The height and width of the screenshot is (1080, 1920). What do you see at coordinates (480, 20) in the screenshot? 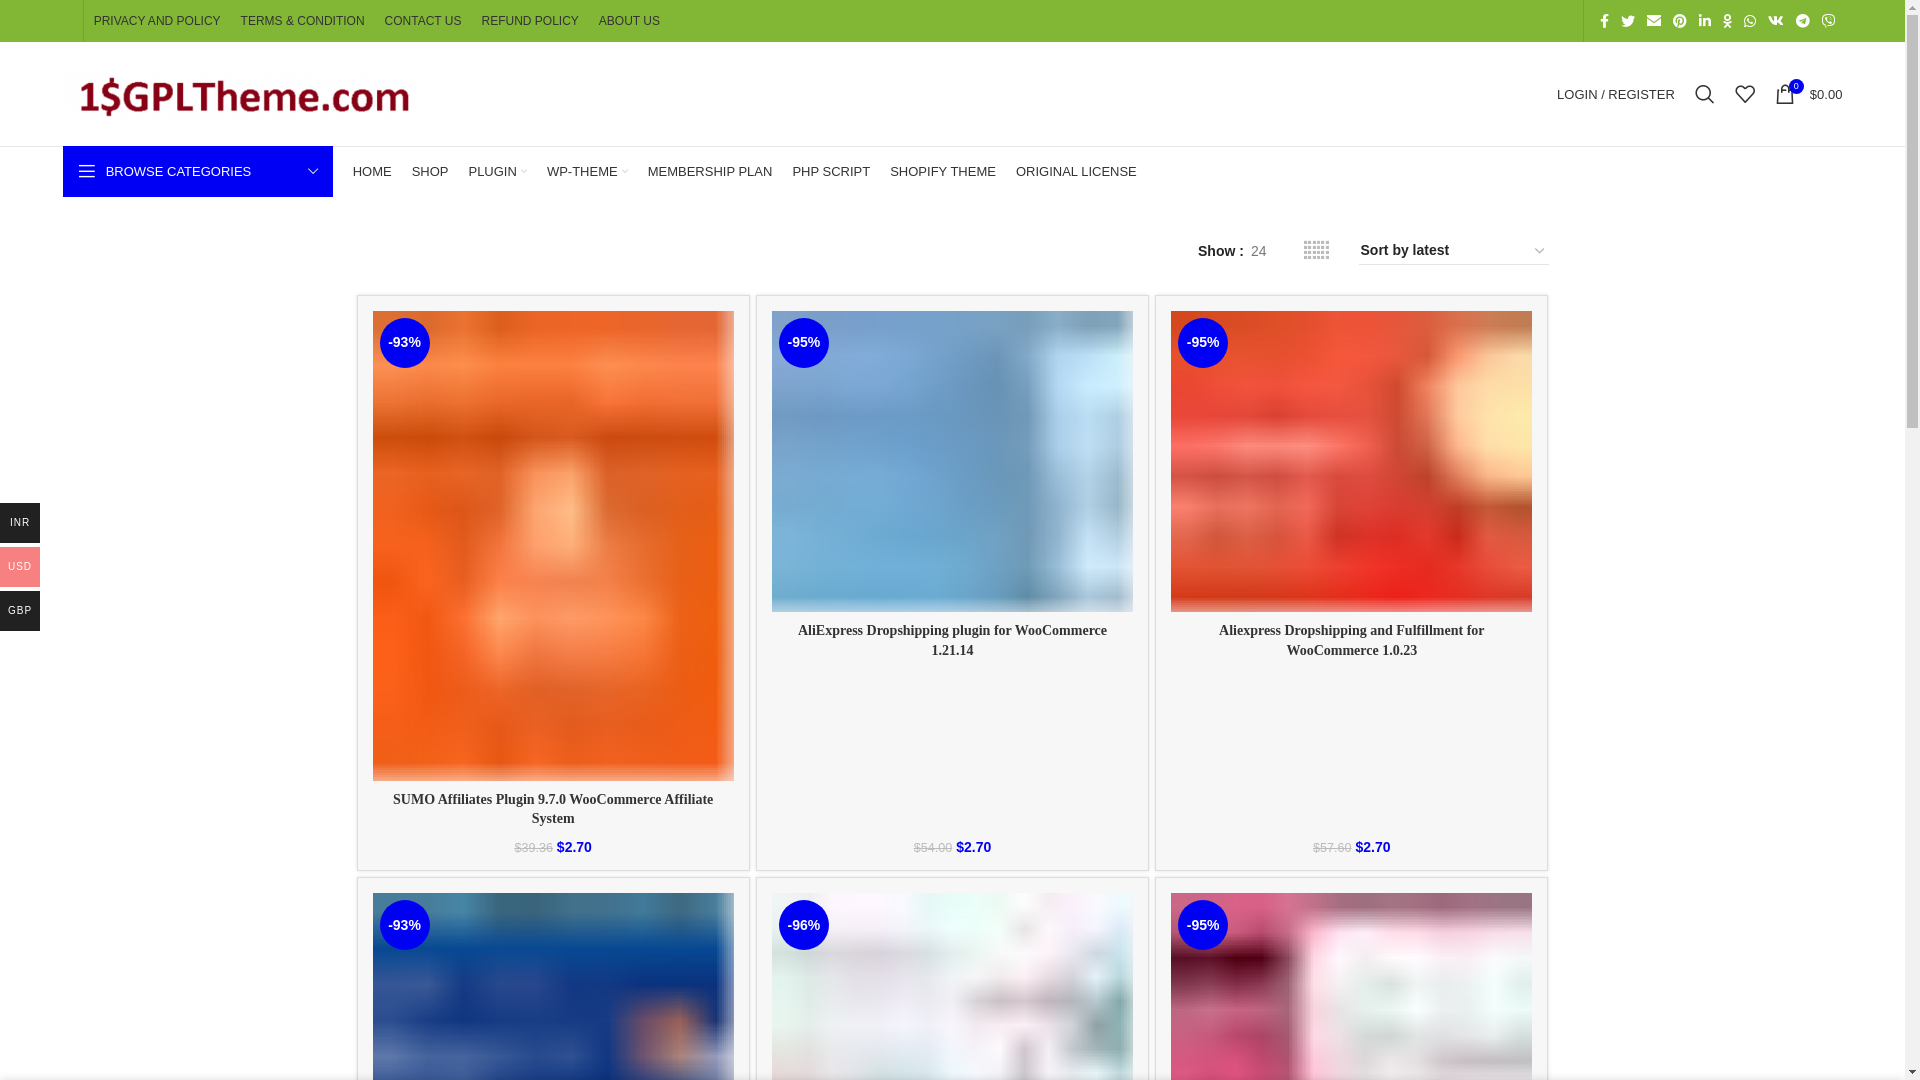
I see `'REFUND POLICY'` at bounding box center [480, 20].